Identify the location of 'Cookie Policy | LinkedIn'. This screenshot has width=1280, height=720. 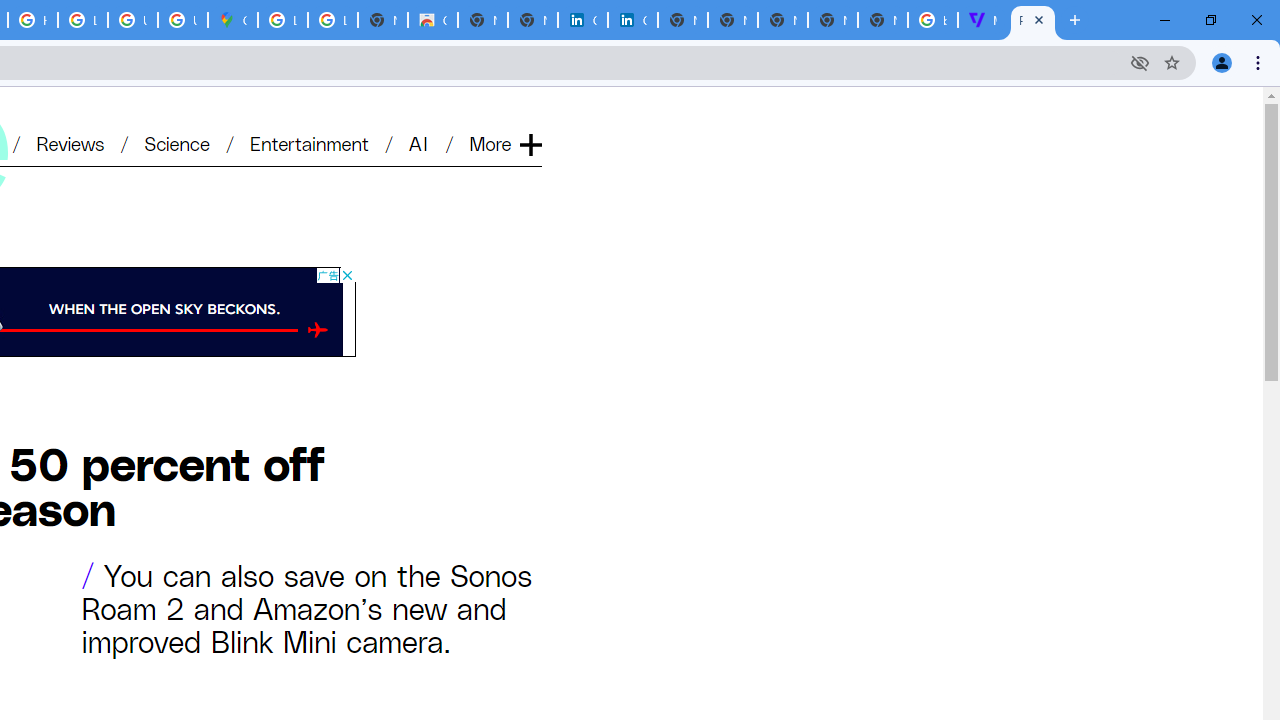
(631, 20).